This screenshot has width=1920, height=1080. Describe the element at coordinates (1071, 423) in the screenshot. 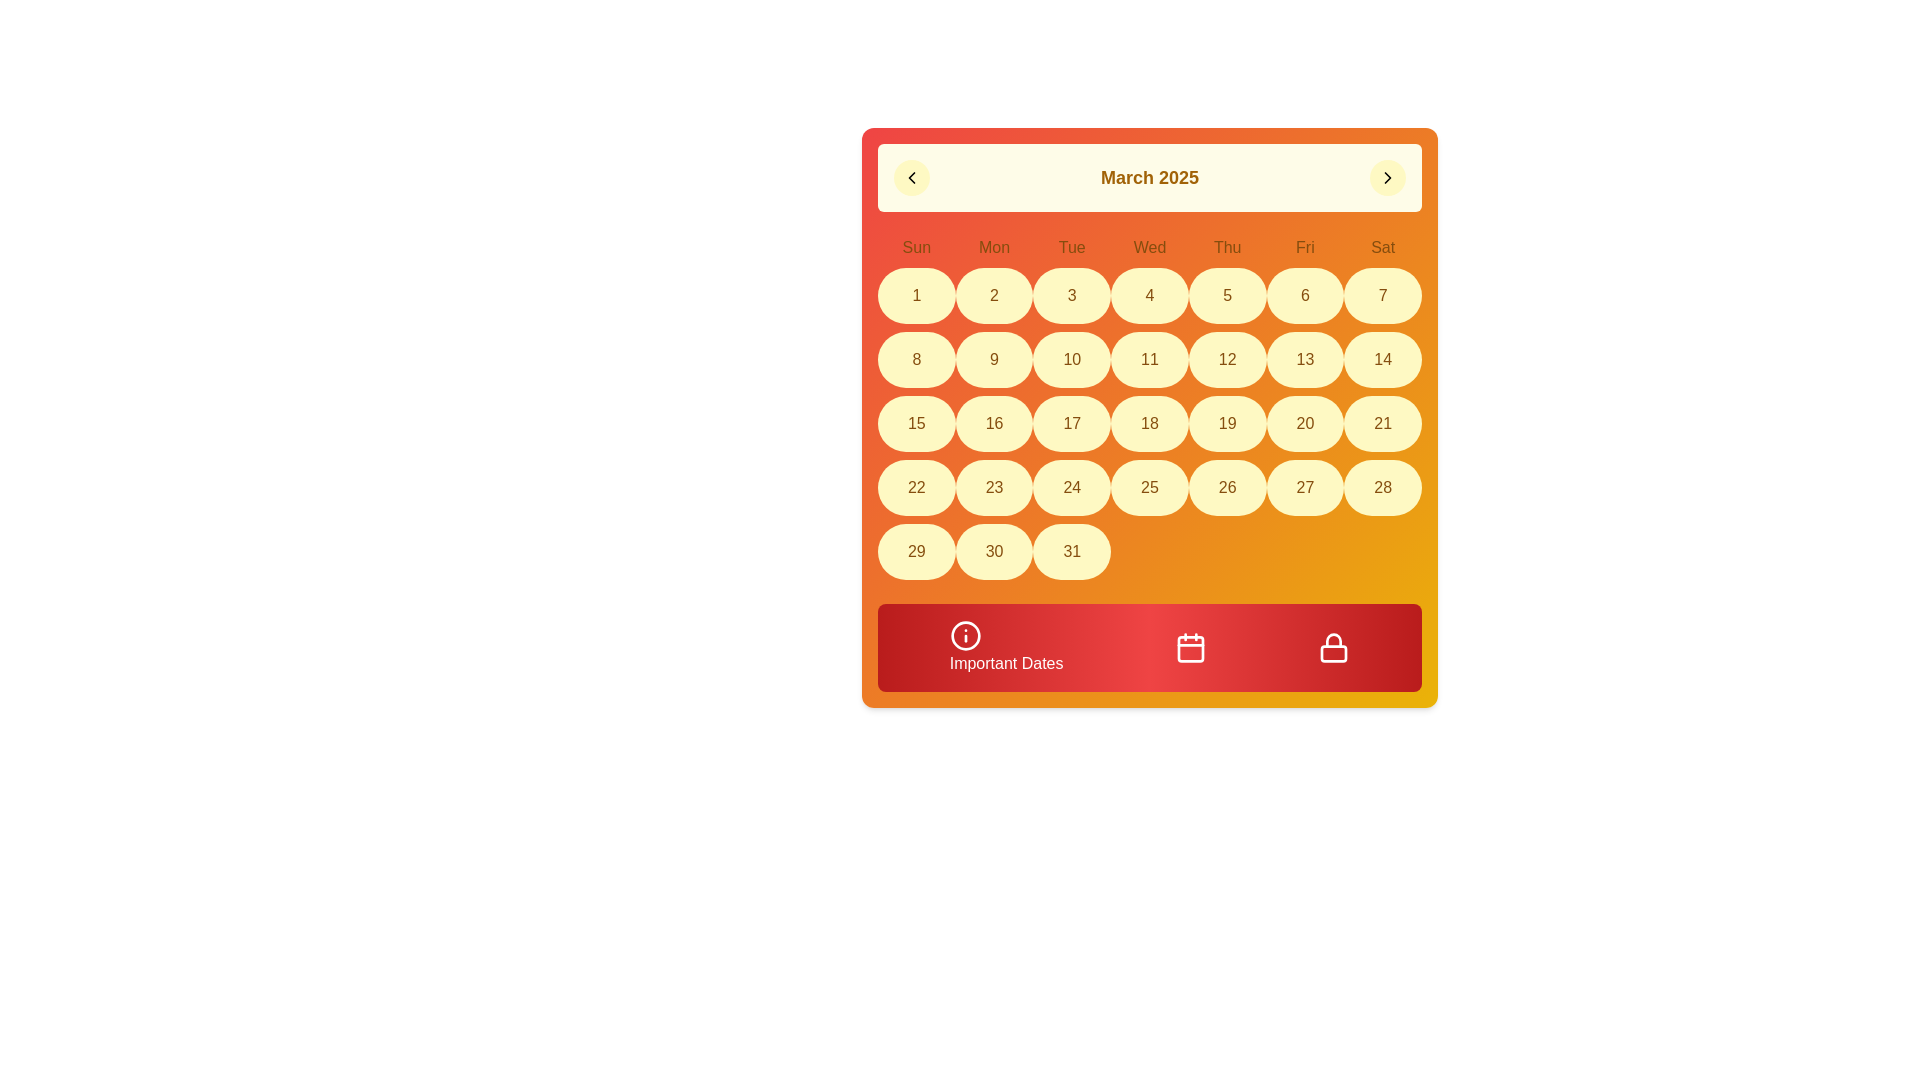

I see `the calendar day cell representing March 17, 2025` at that location.